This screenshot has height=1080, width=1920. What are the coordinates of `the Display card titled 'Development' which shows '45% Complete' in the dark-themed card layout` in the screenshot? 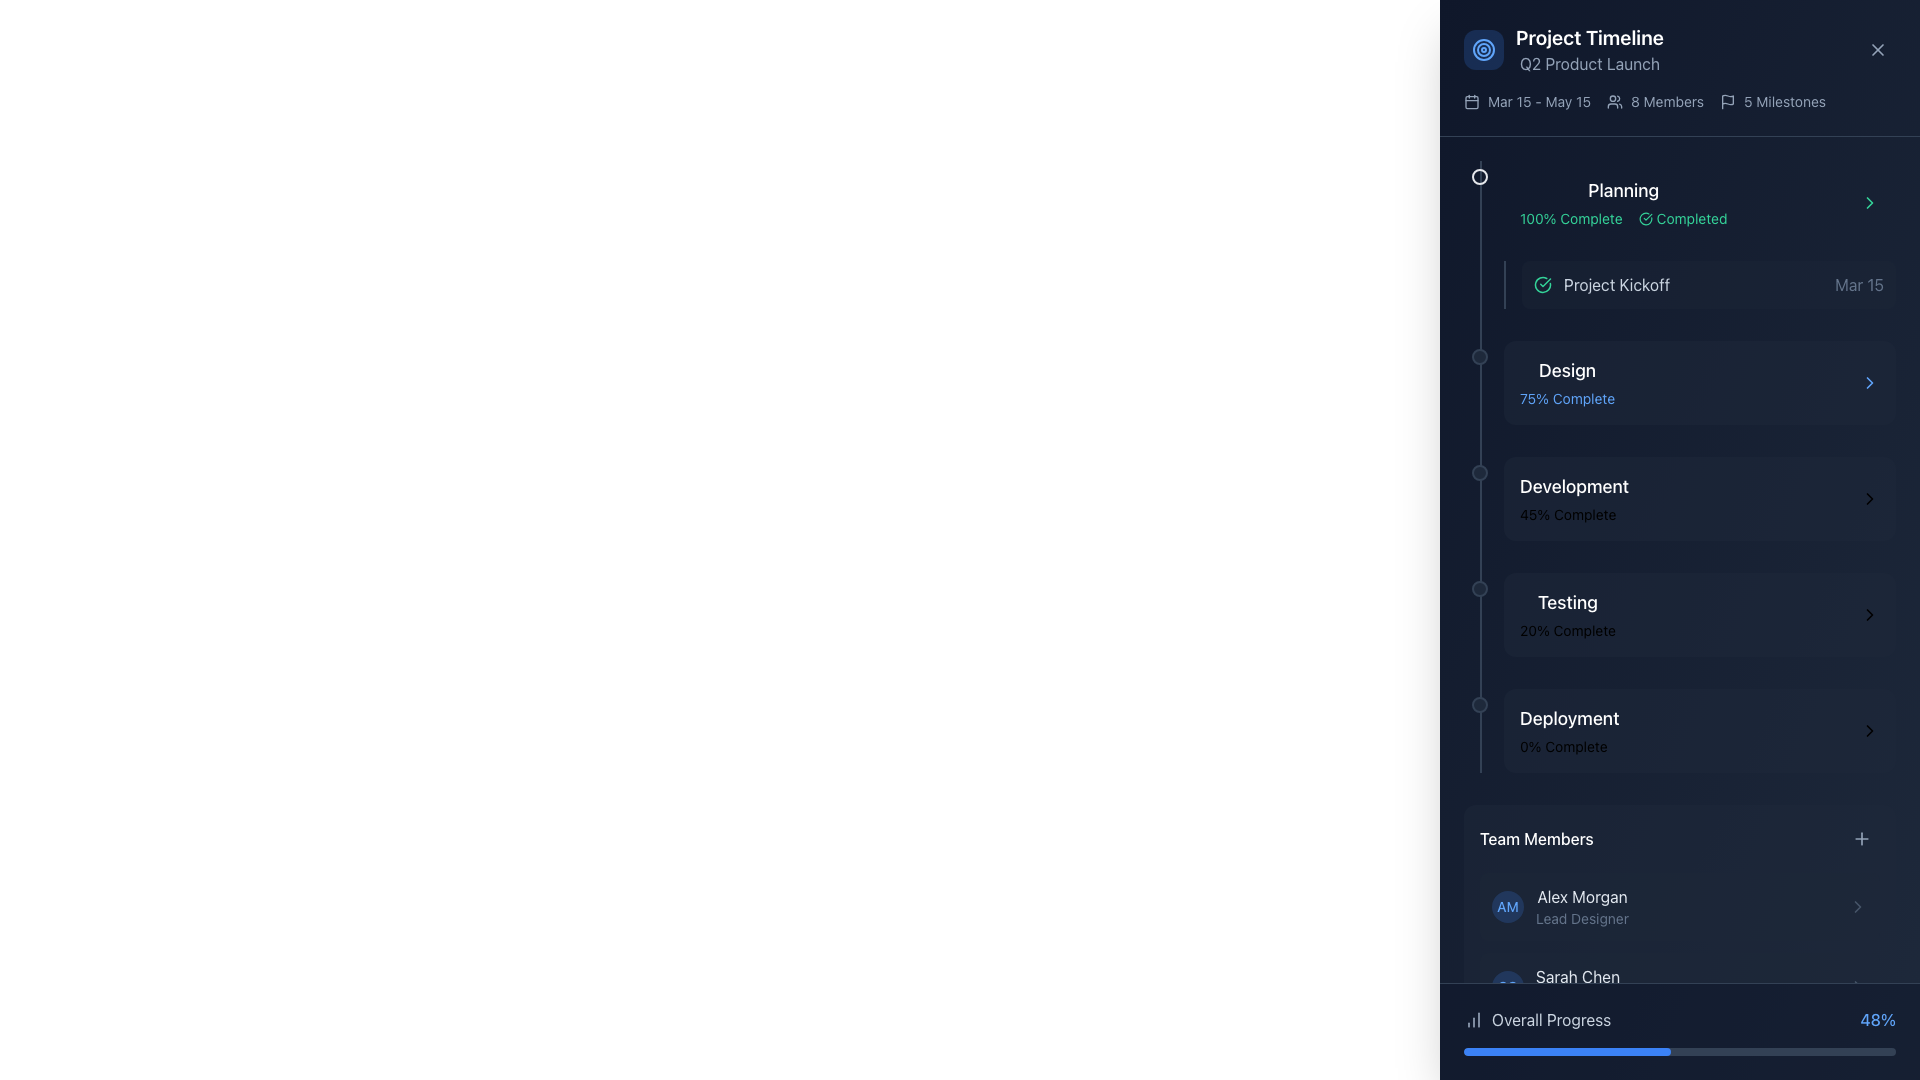 It's located at (1680, 497).